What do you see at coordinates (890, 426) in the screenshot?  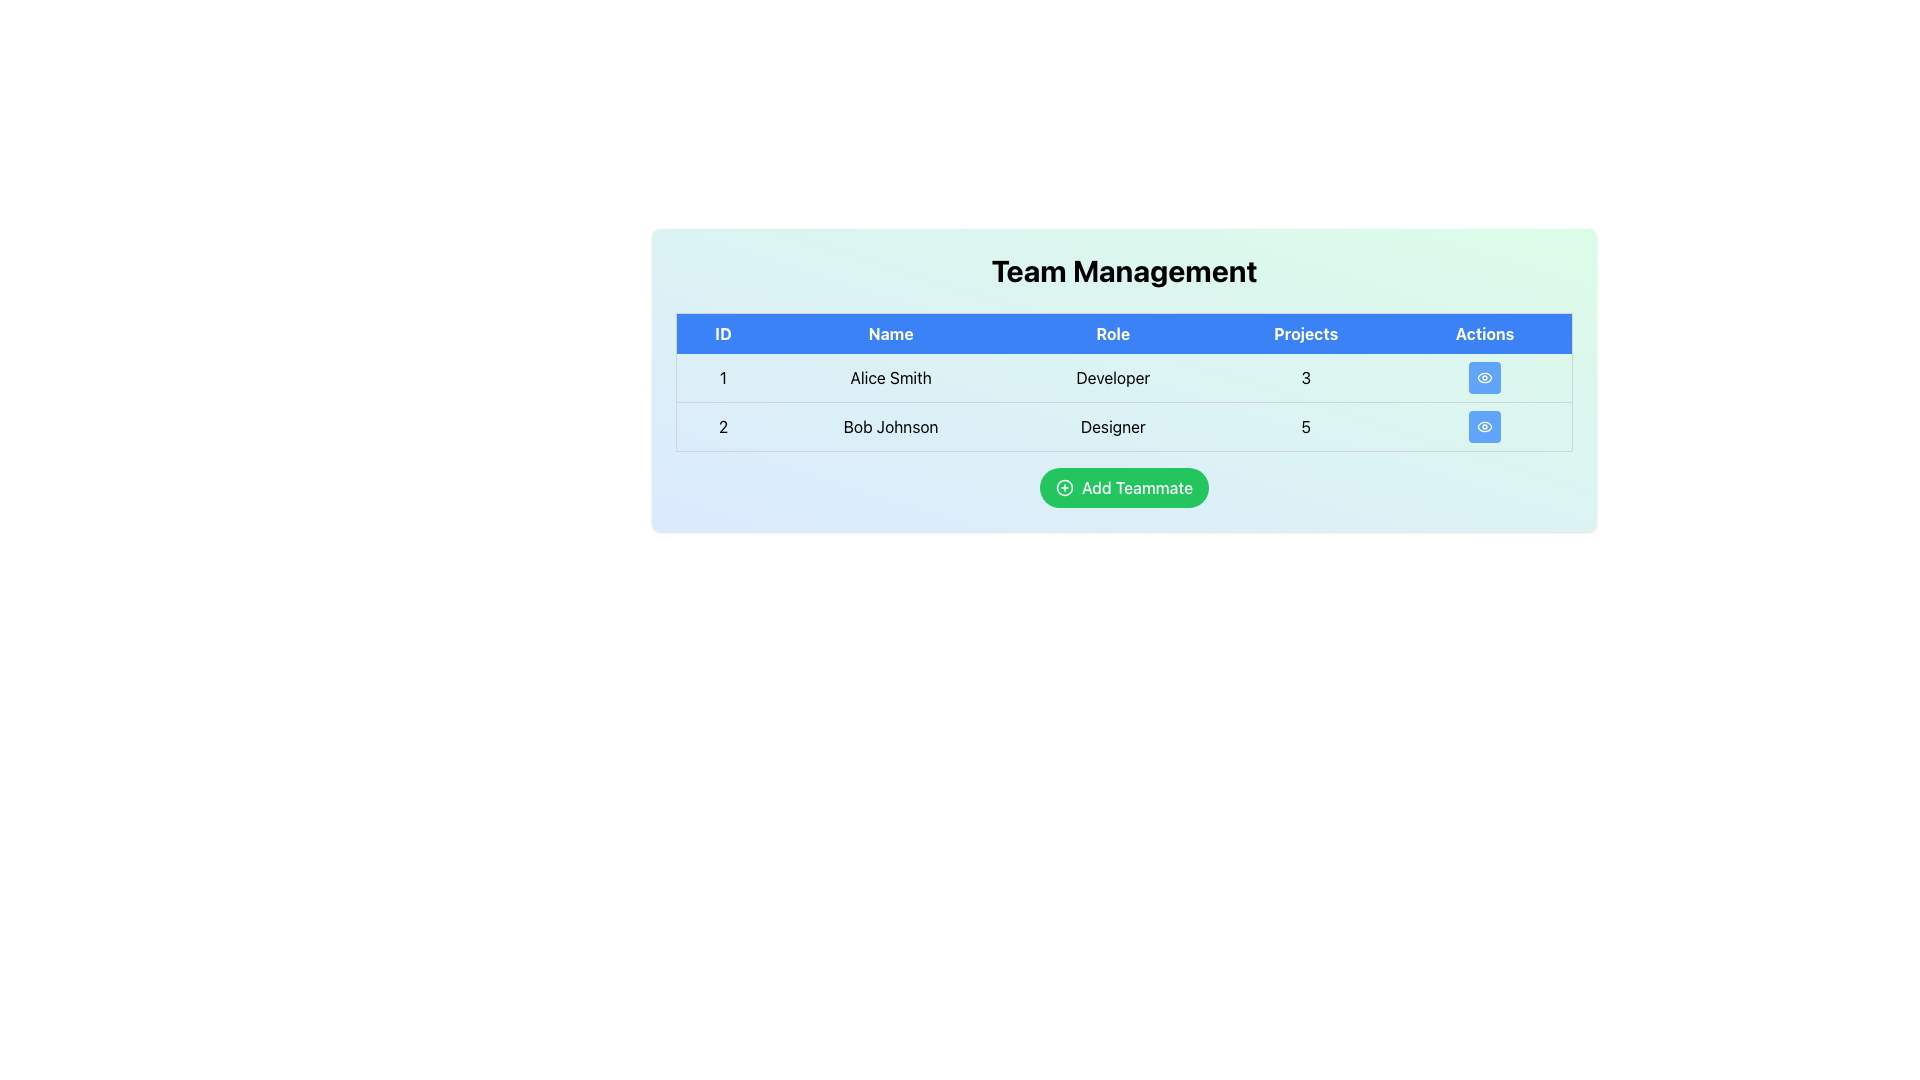 I see `the table cell containing the text 'Bob Johnson', which is located in the second row under the 'Name' column, centered between the cells '2' and 'Designer'` at bounding box center [890, 426].